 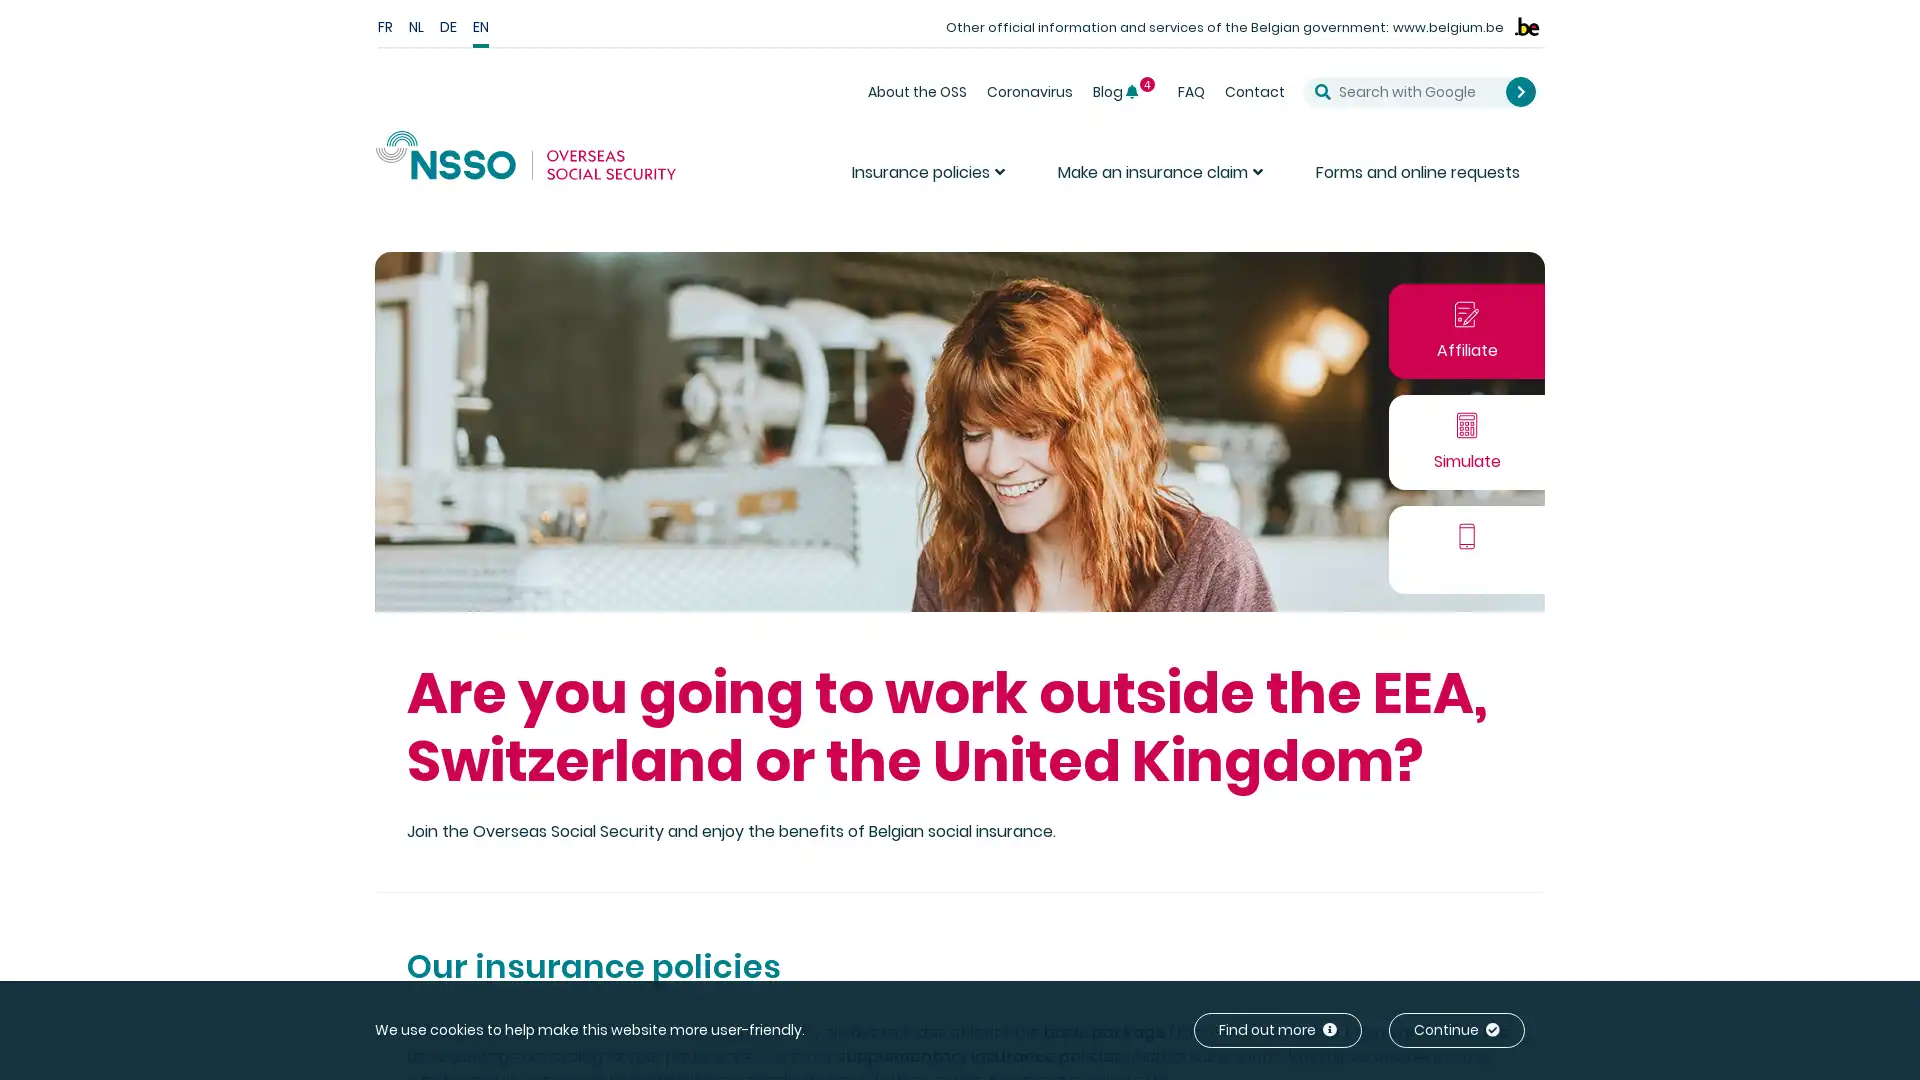 I want to click on Search, so click(x=1520, y=91).